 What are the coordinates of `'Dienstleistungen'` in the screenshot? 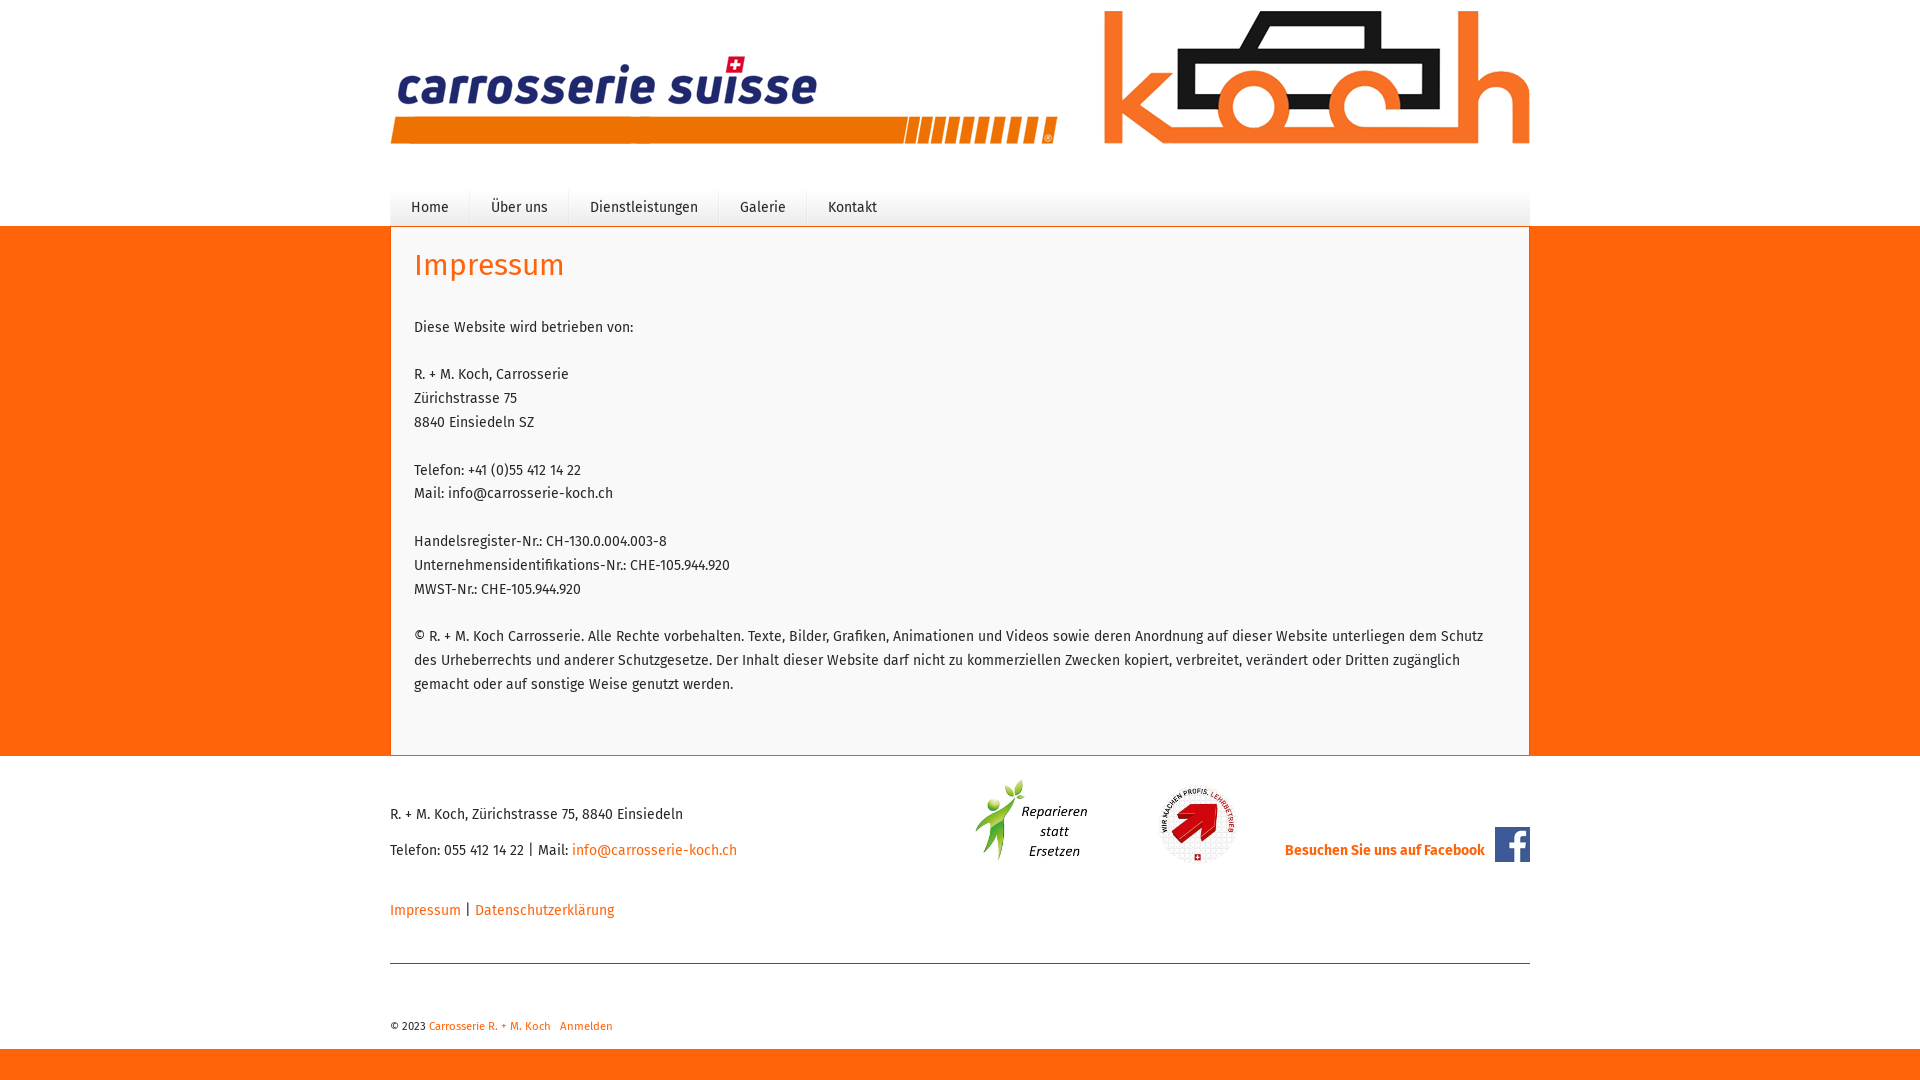 It's located at (643, 208).